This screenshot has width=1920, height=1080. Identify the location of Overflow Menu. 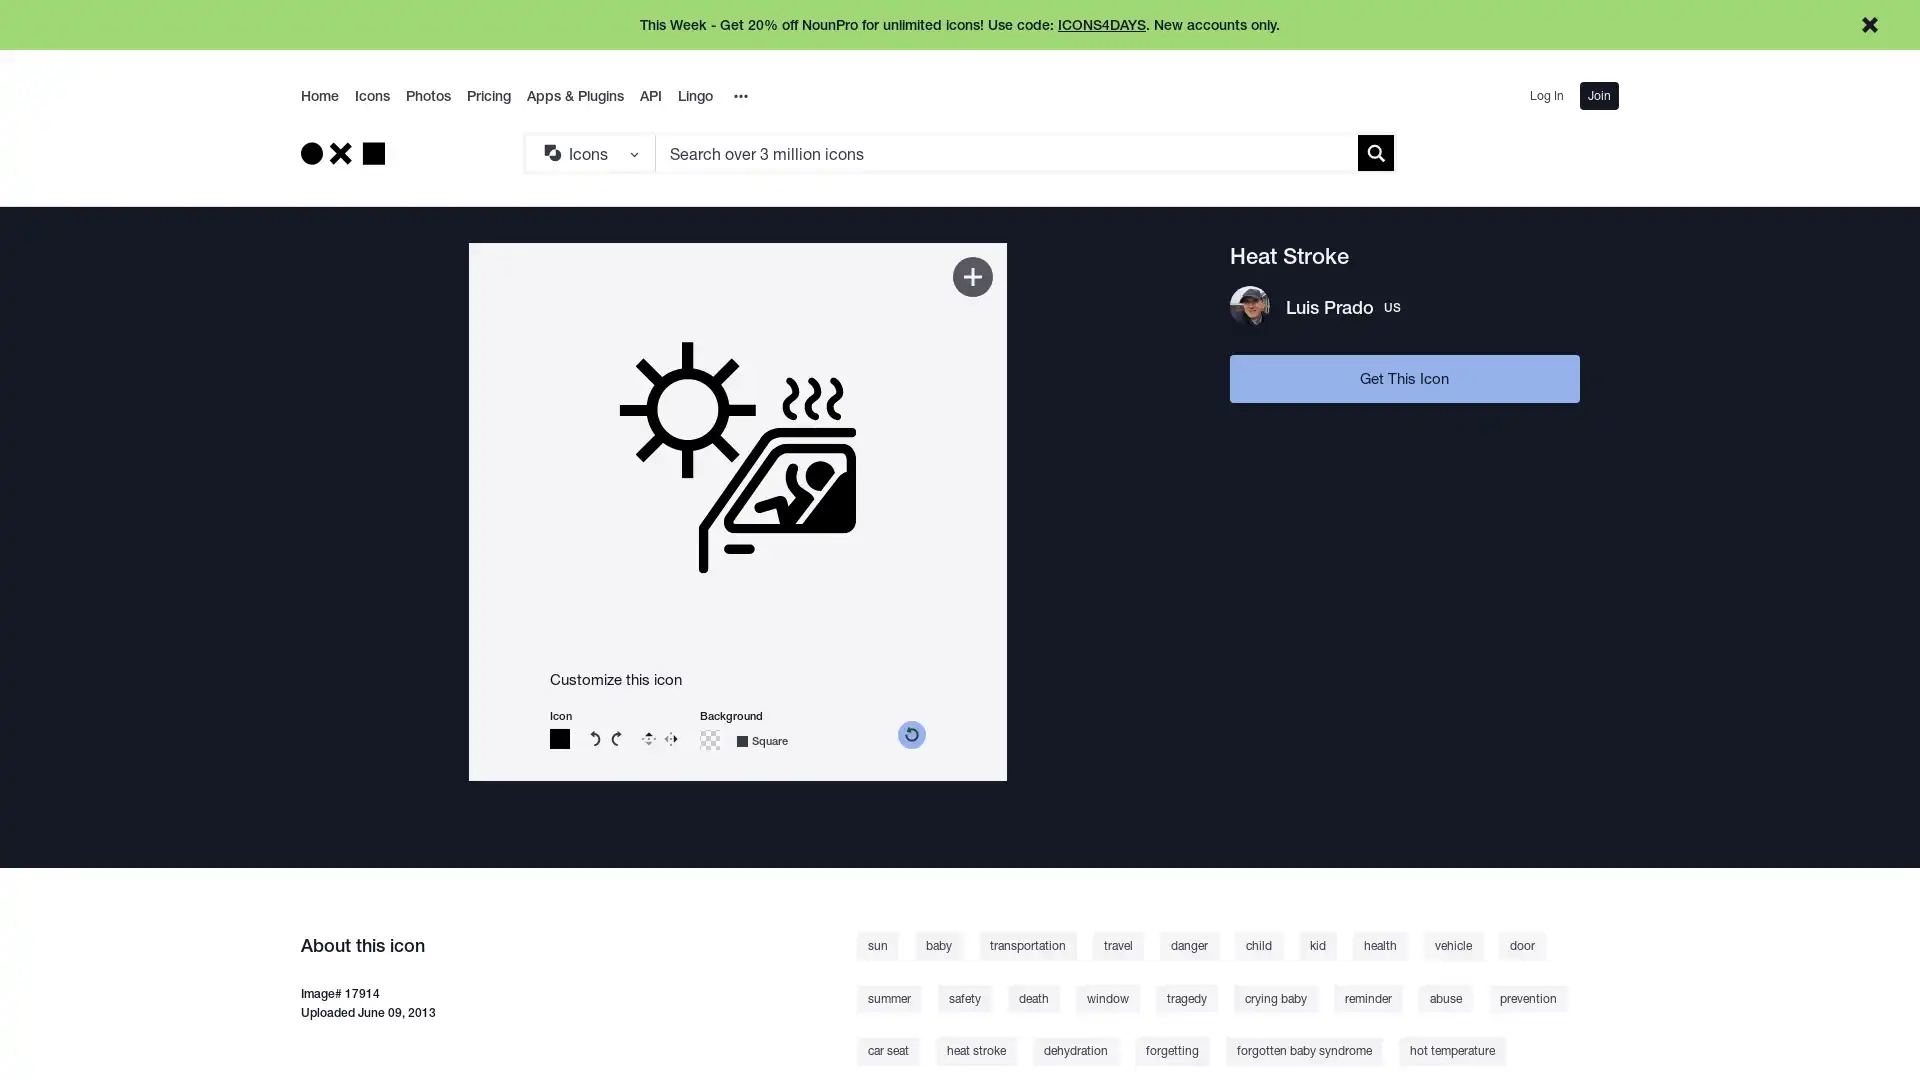
(739, 96).